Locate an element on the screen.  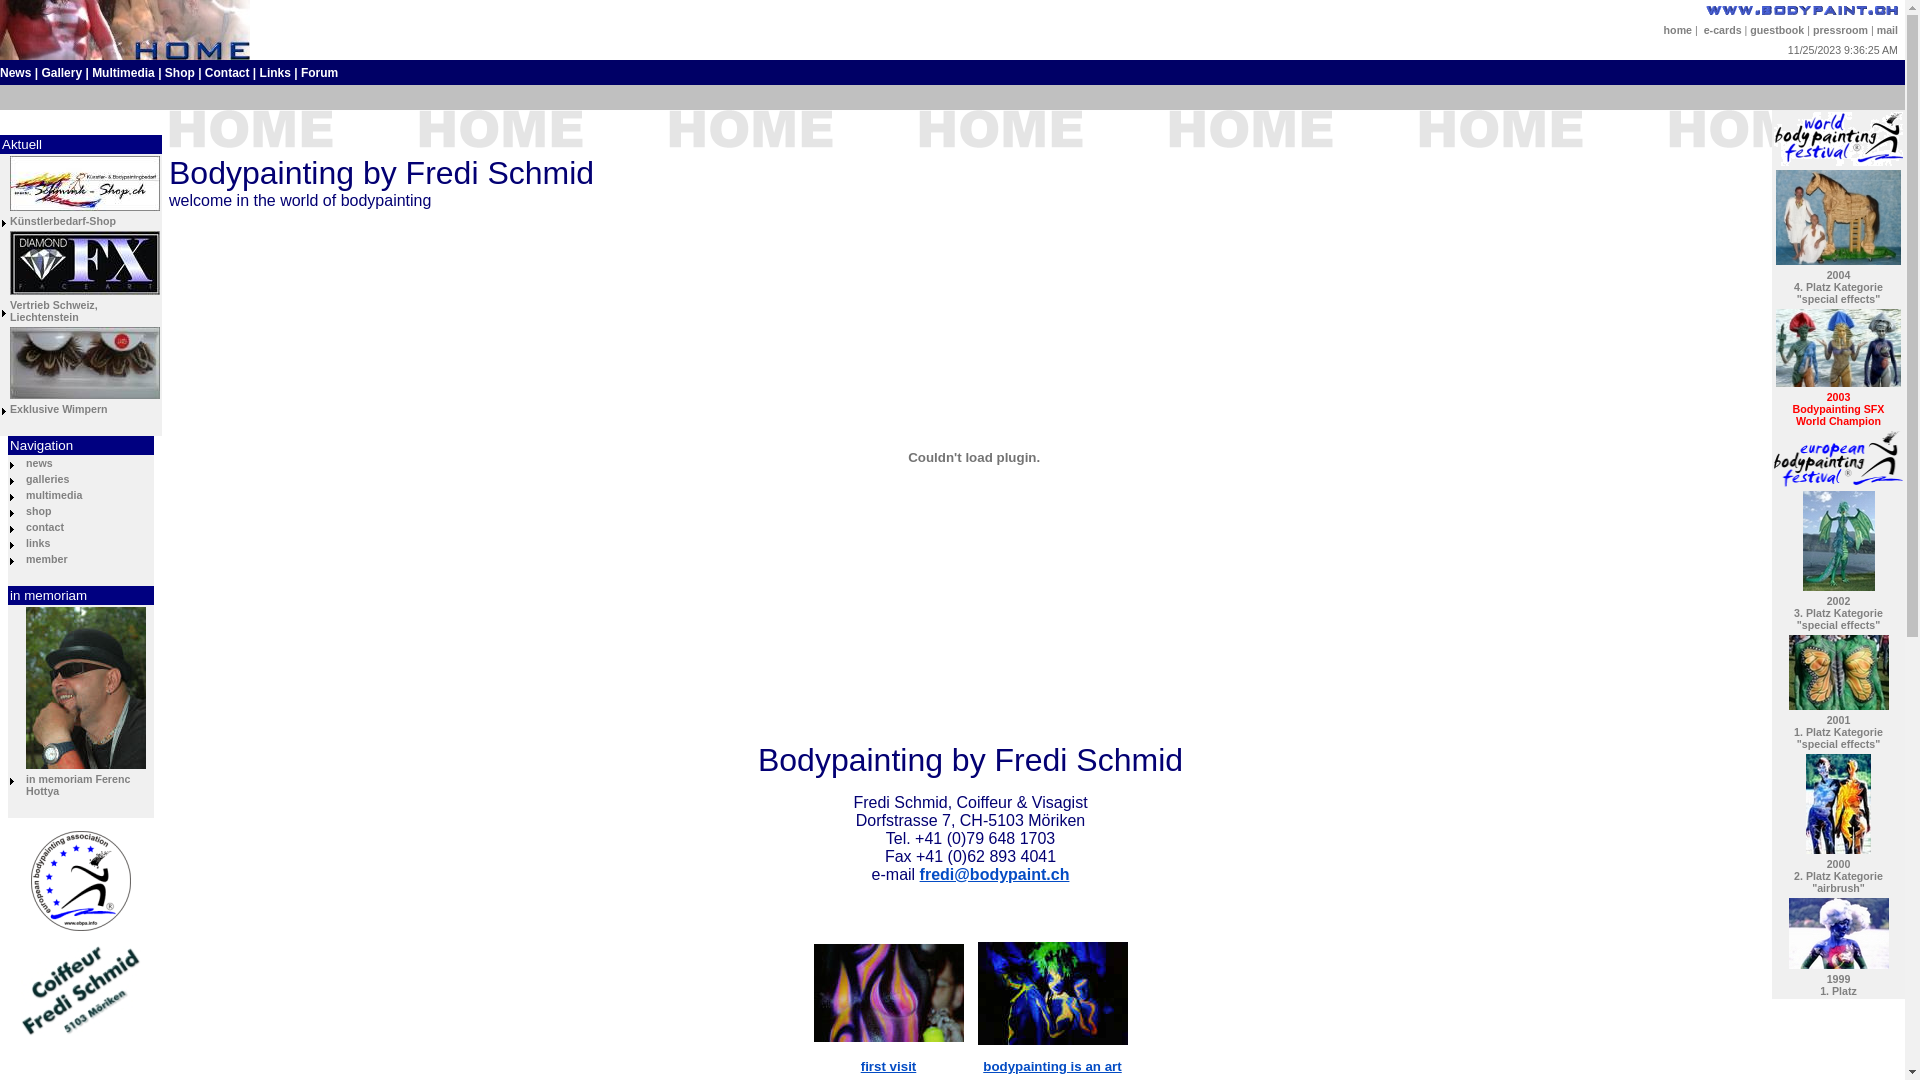
'Exklusive Wimpern' is located at coordinates (58, 407).